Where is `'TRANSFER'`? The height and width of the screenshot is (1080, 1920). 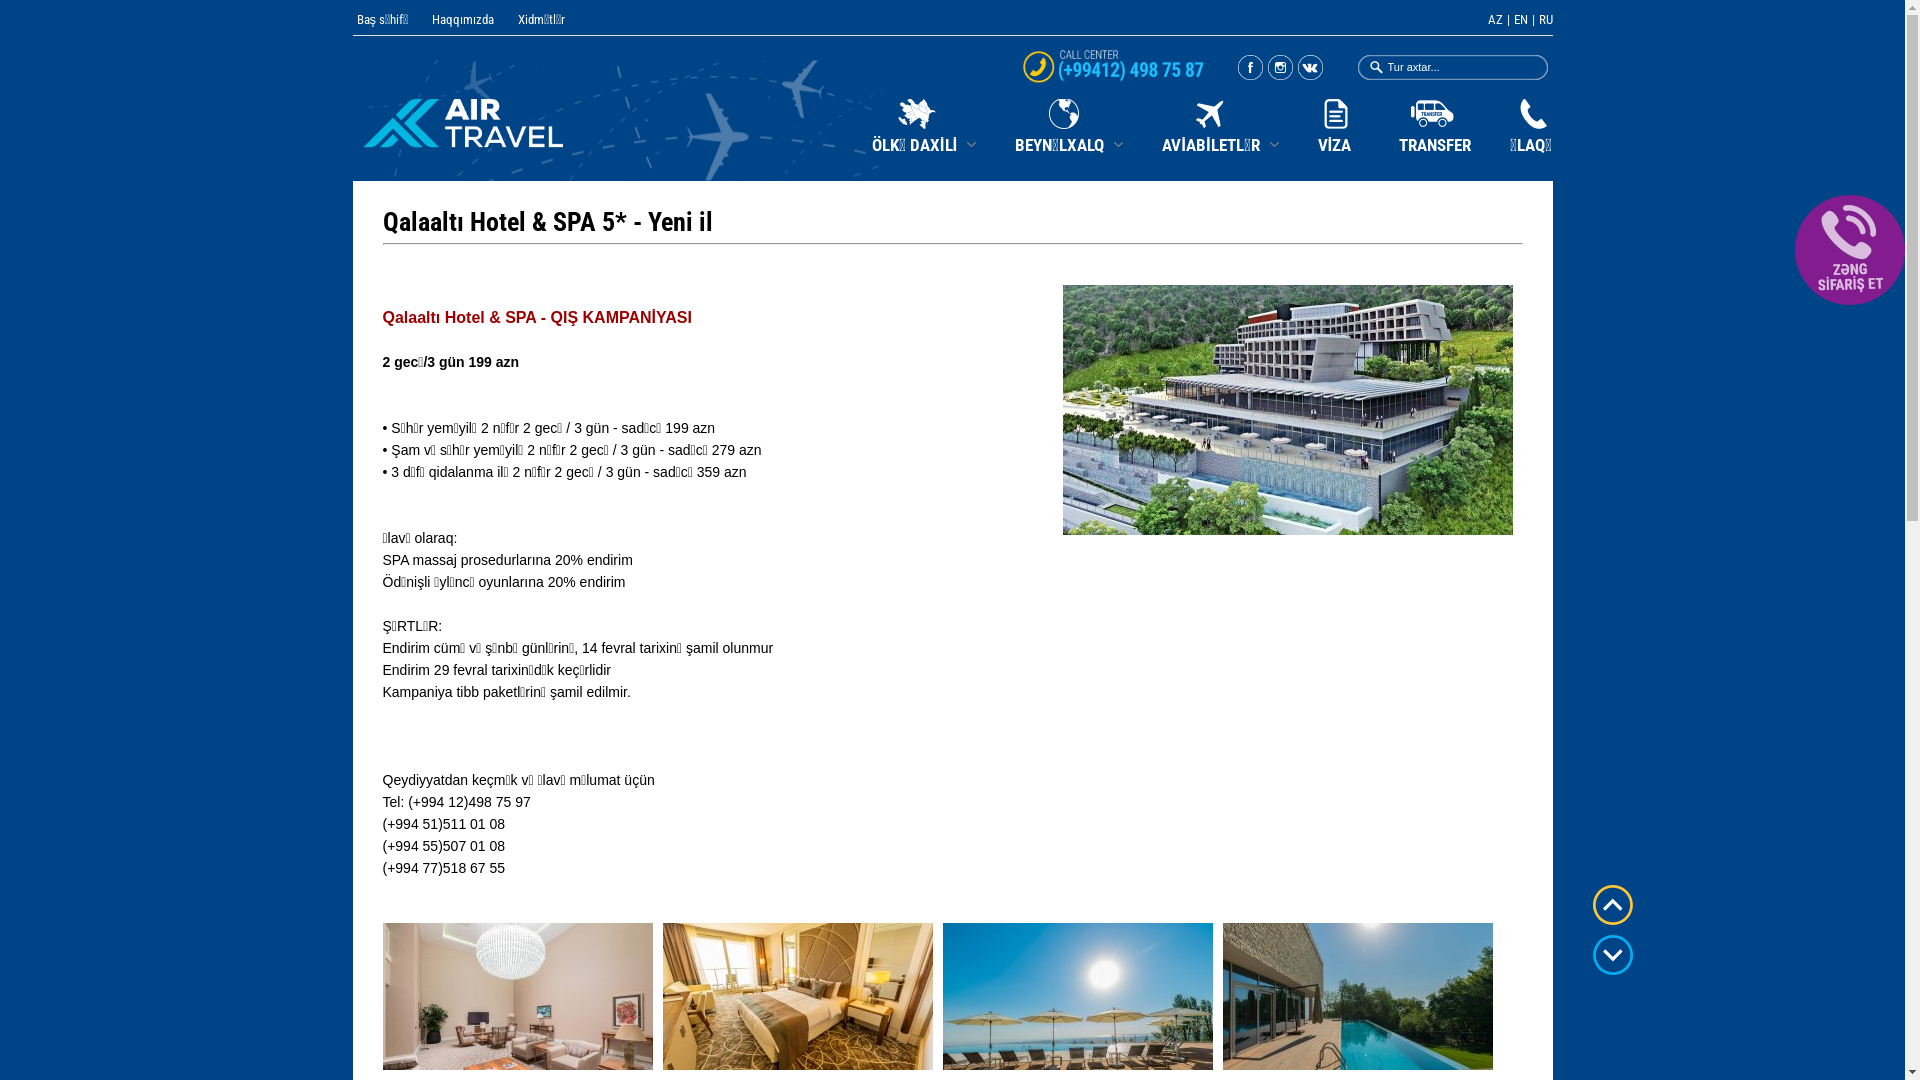
'TRANSFER' is located at coordinates (1433, 111).